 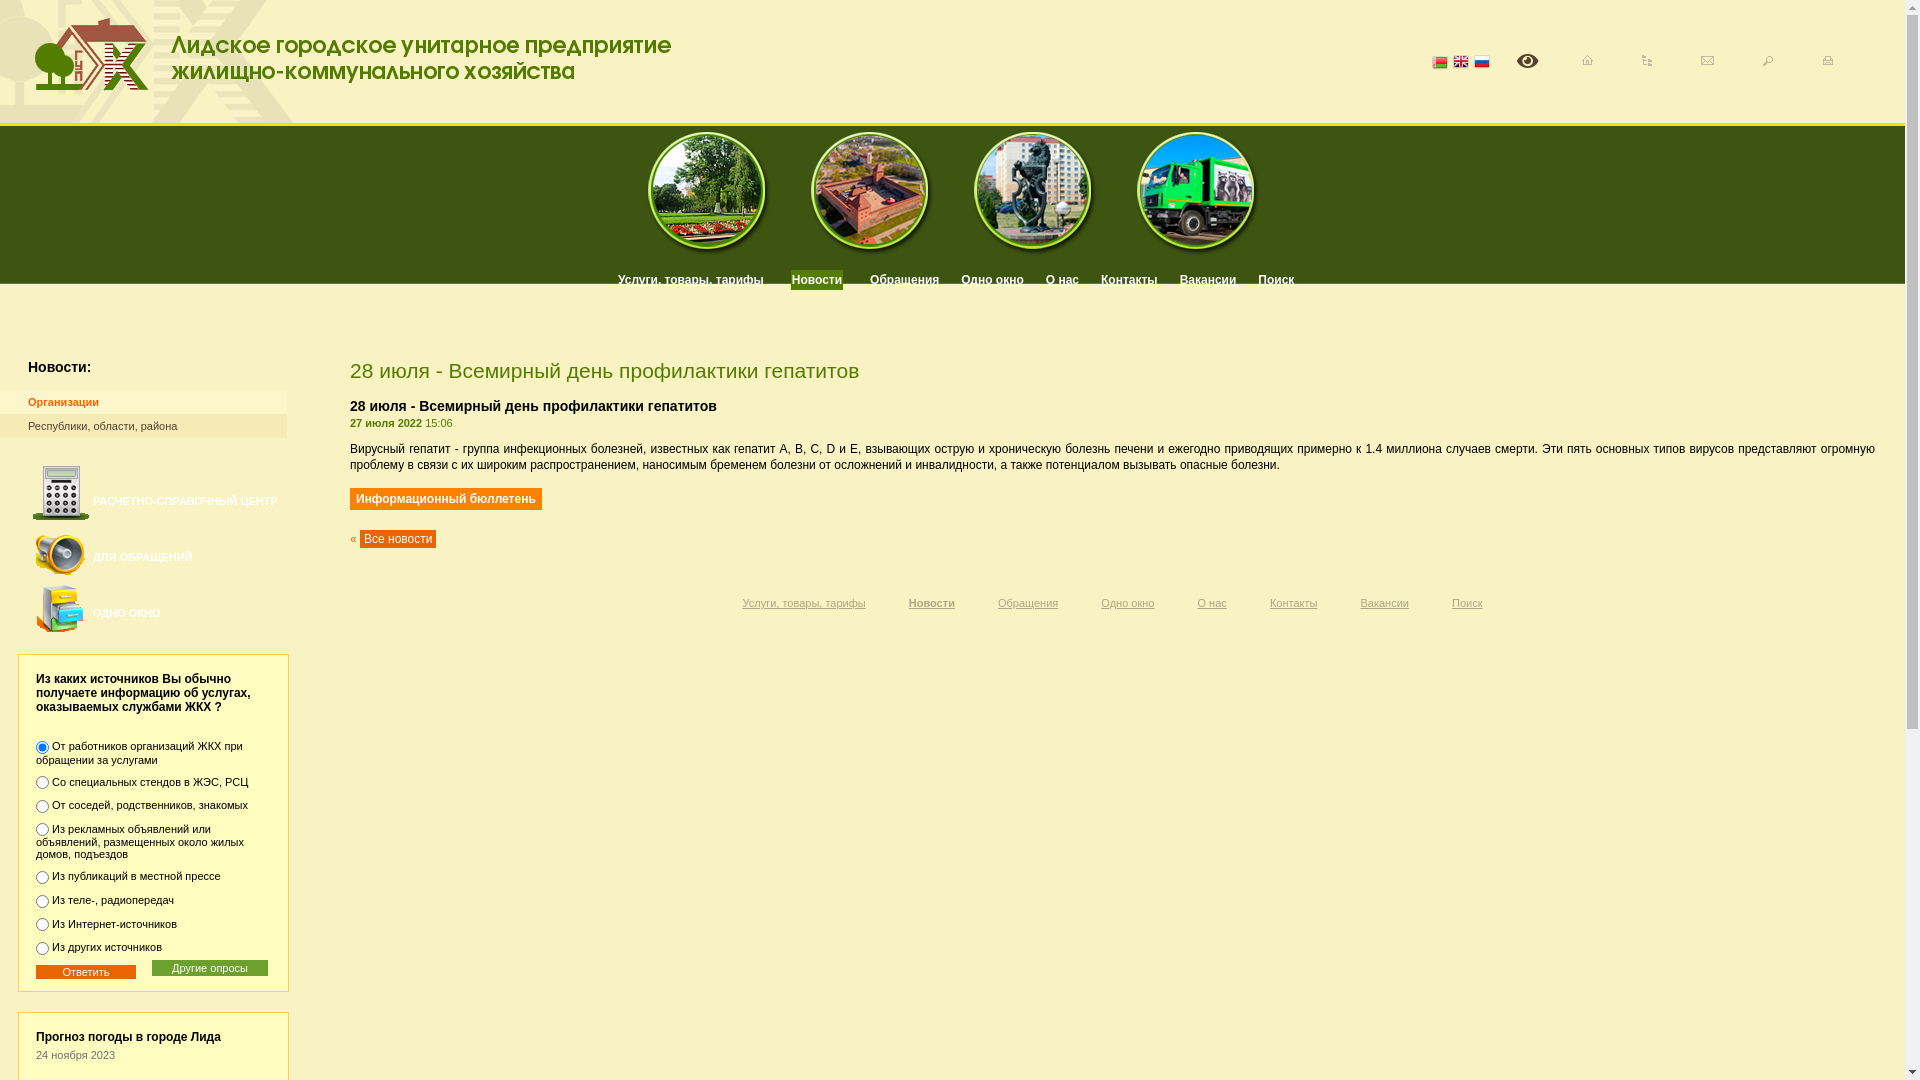 What do you see at coordinates (1482, 62) in the screenshot?
I see `'Russian'` at bounding box center [1482, 62].